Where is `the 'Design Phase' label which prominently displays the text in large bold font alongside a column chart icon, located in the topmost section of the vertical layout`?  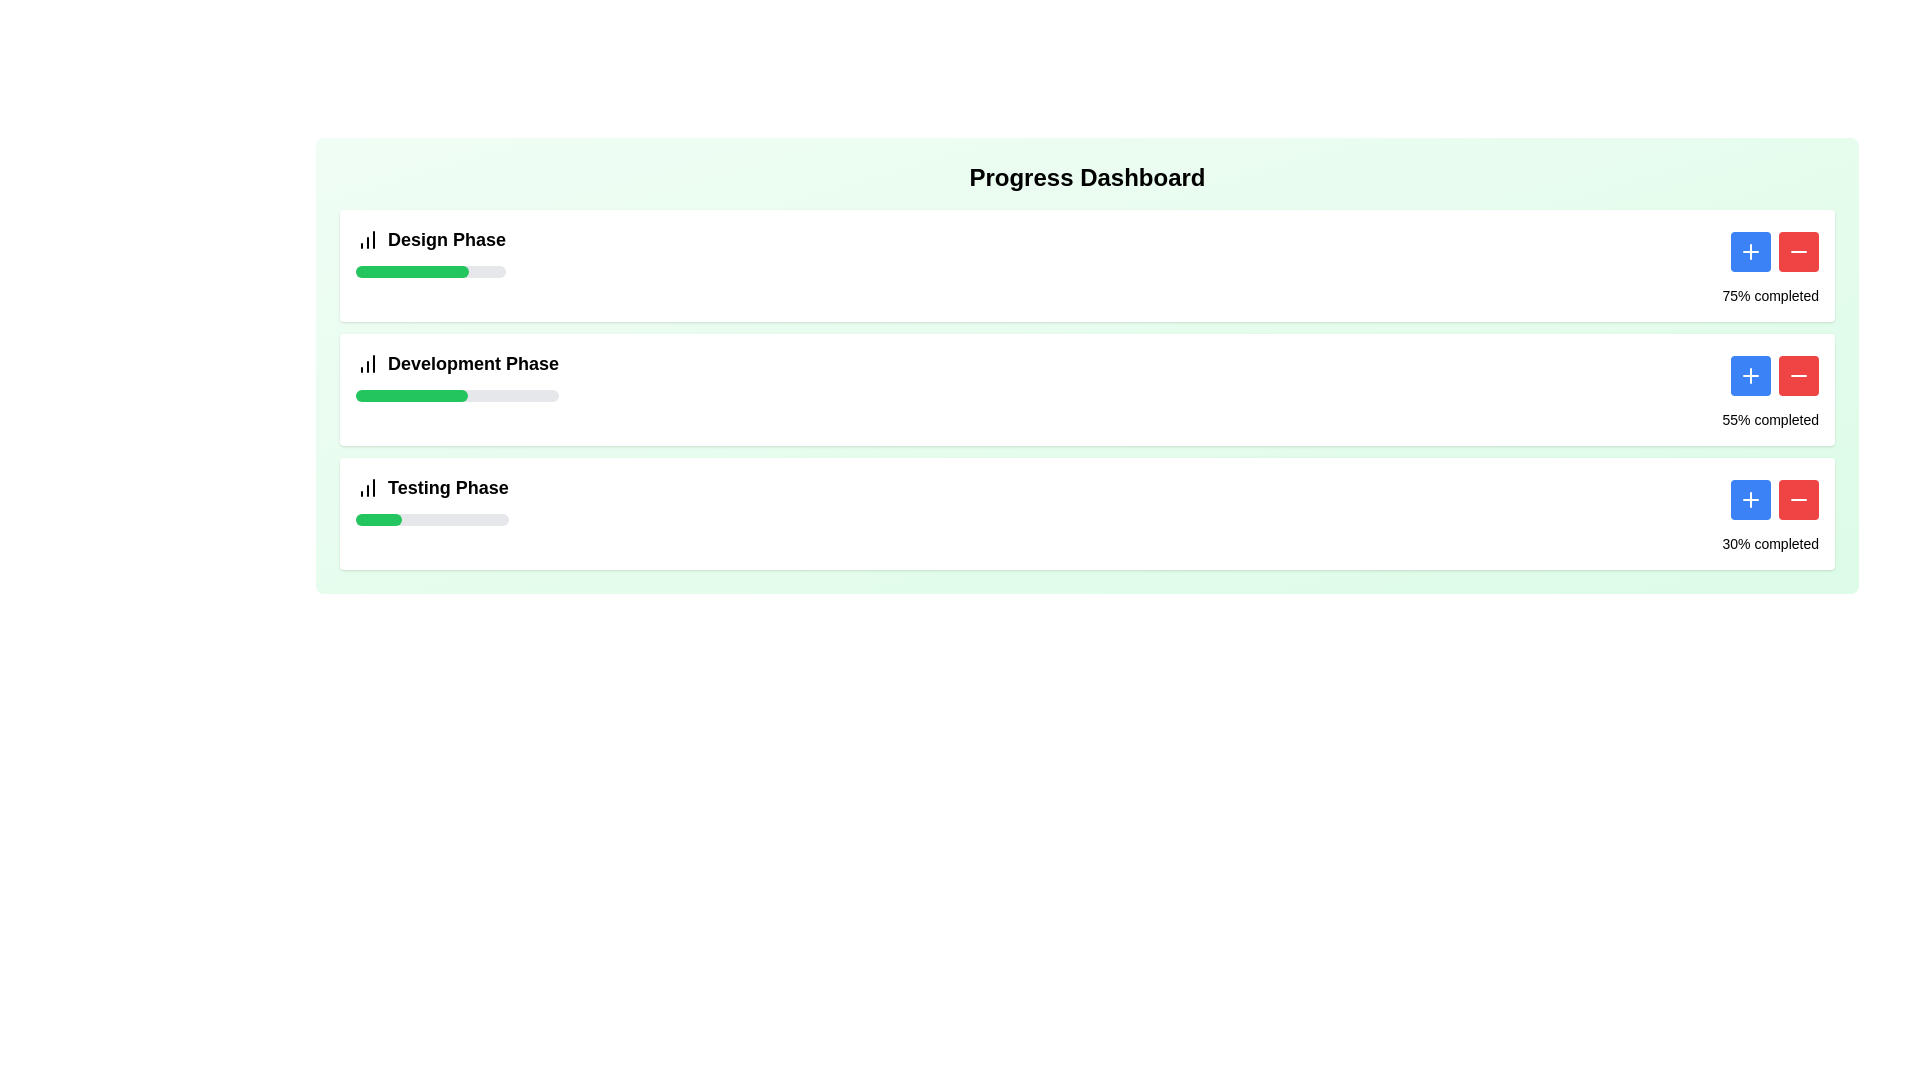
the 'Design Phase' label which prominently displays the text in large bold font alongside a column chart icon, located in the topmost section of the vertical layout is located at coordinates (430, 238).